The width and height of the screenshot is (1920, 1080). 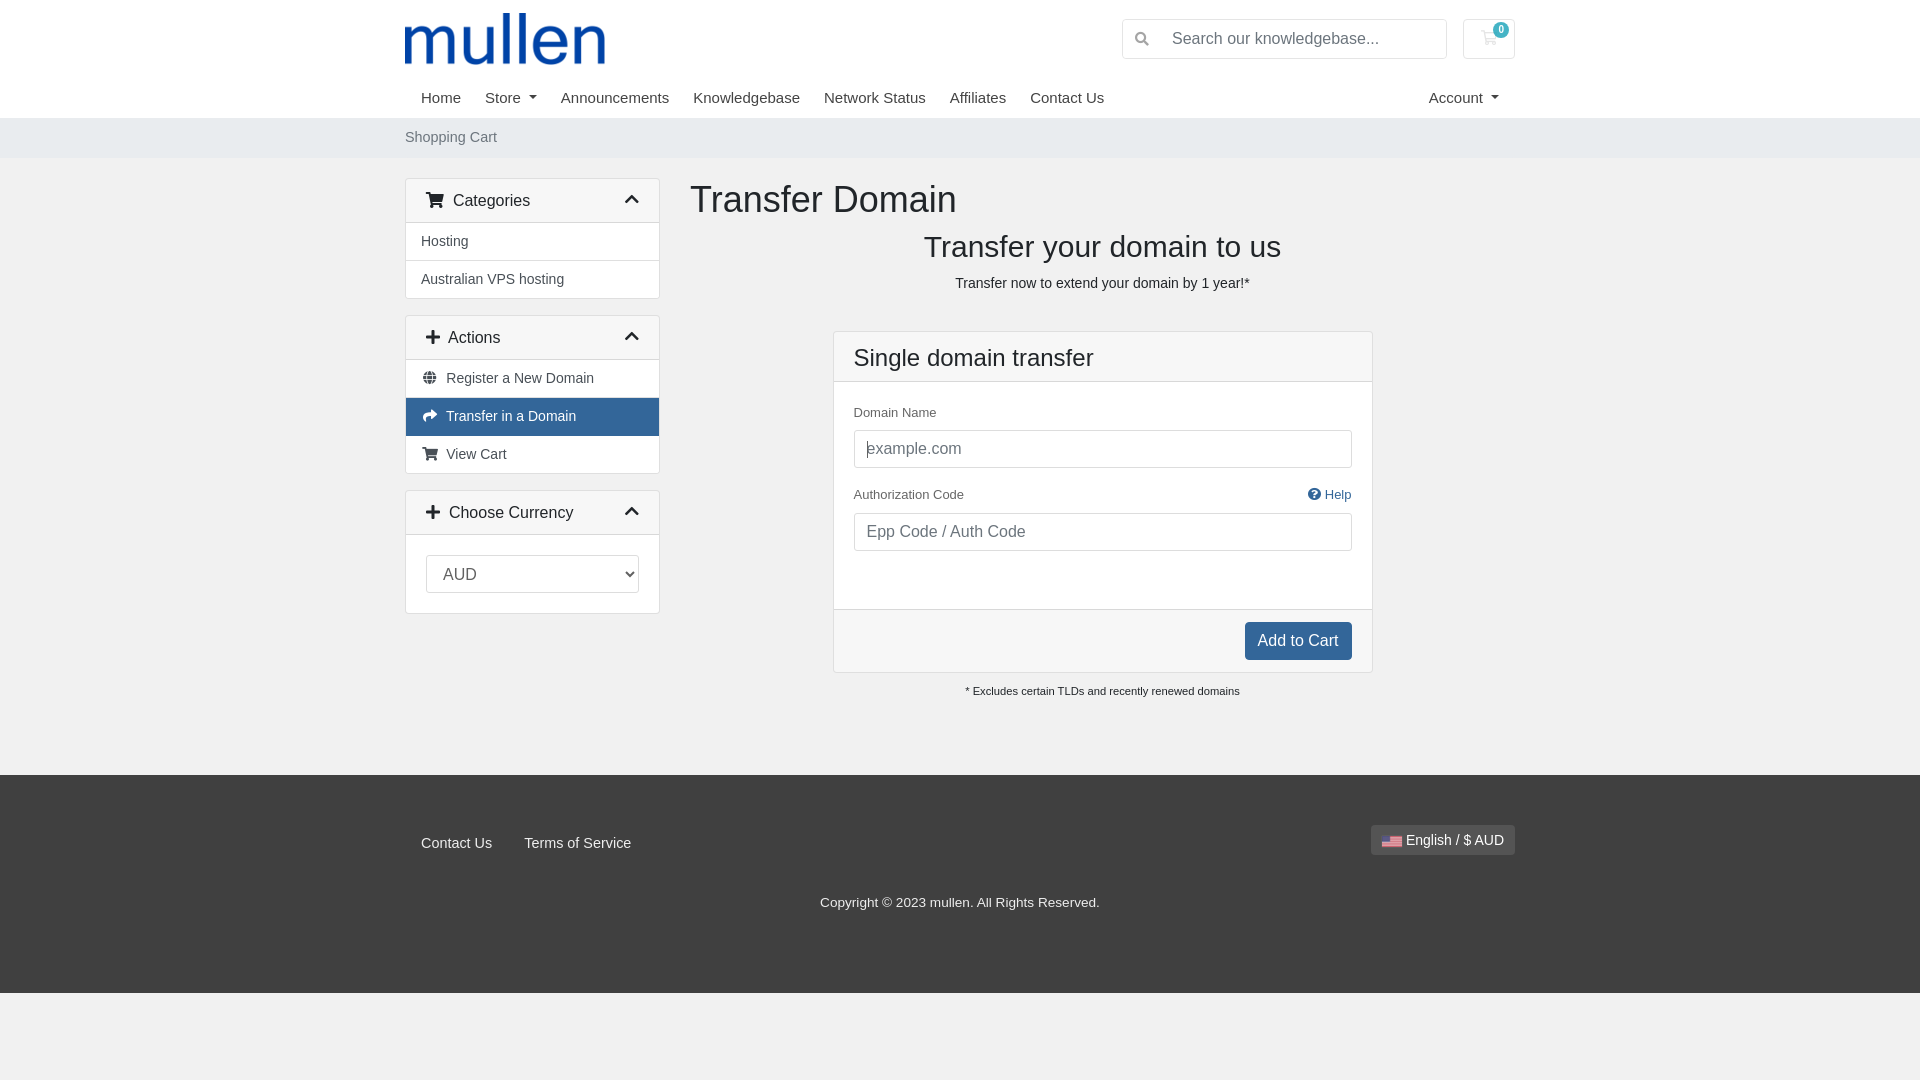 I want to click on '  Transfer in a Domain', so click(x=405, y=415).